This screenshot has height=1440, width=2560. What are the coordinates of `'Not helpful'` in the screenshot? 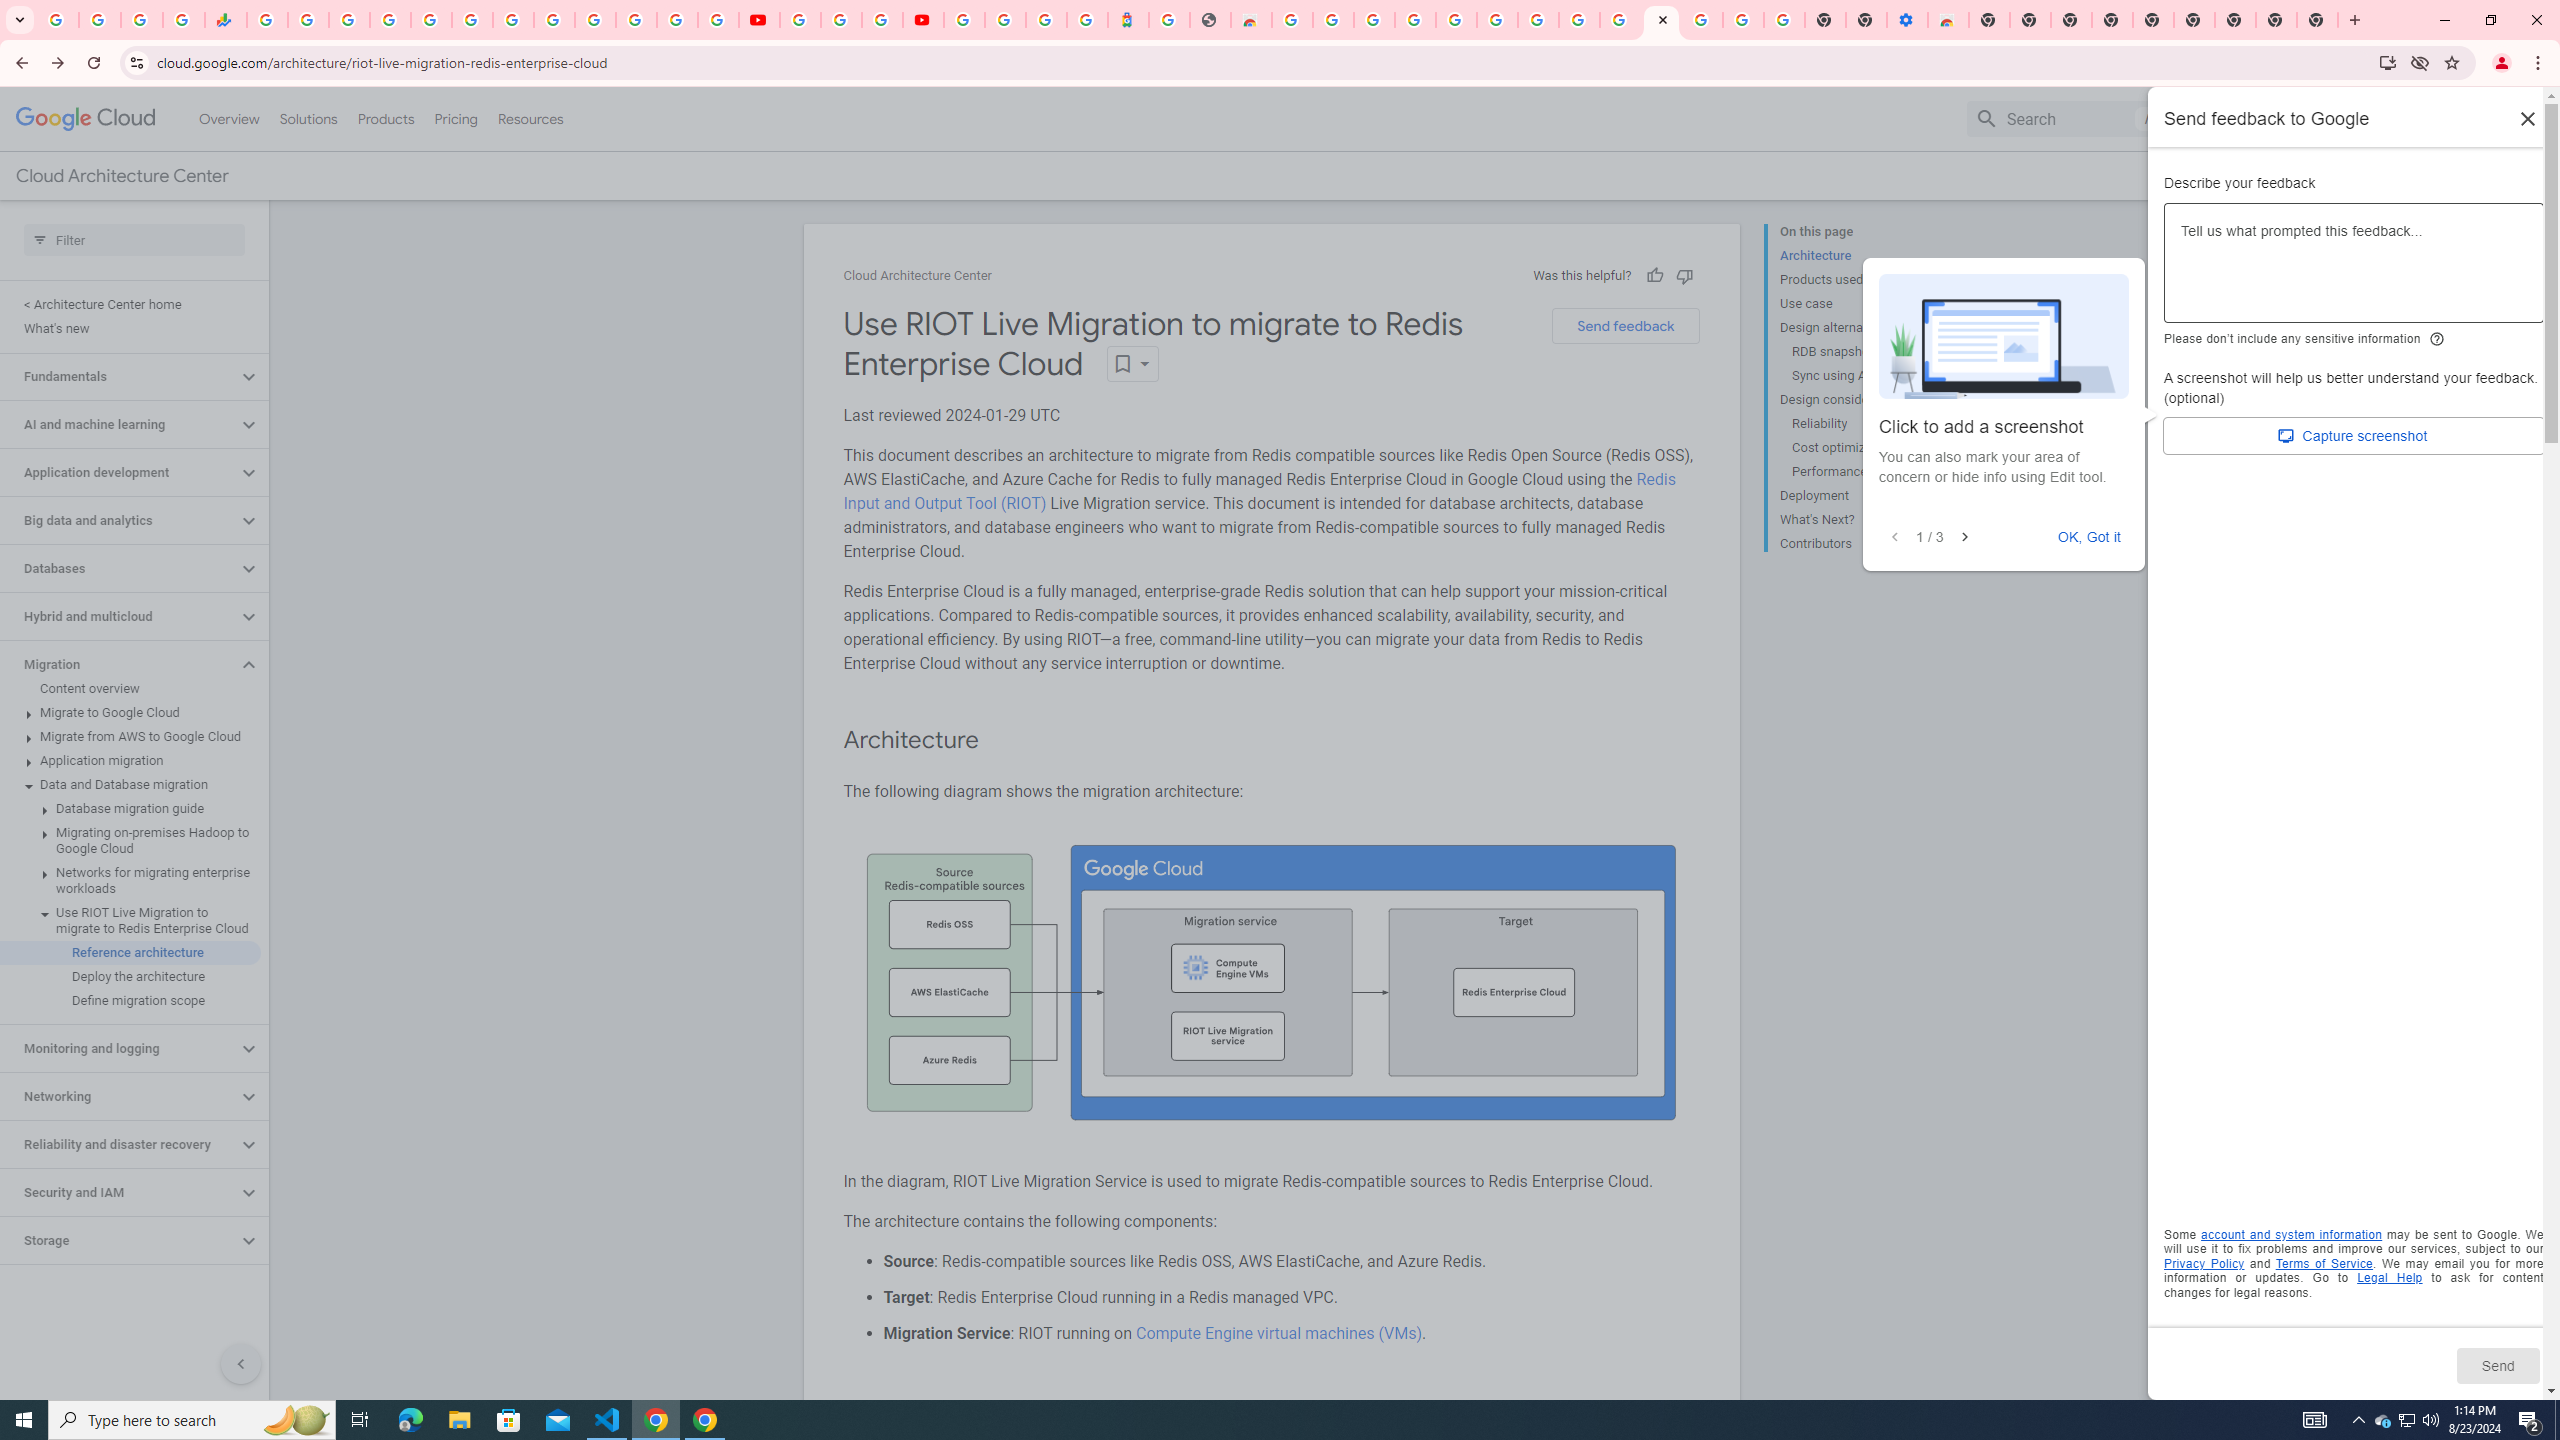 It's located at (1683, 275).